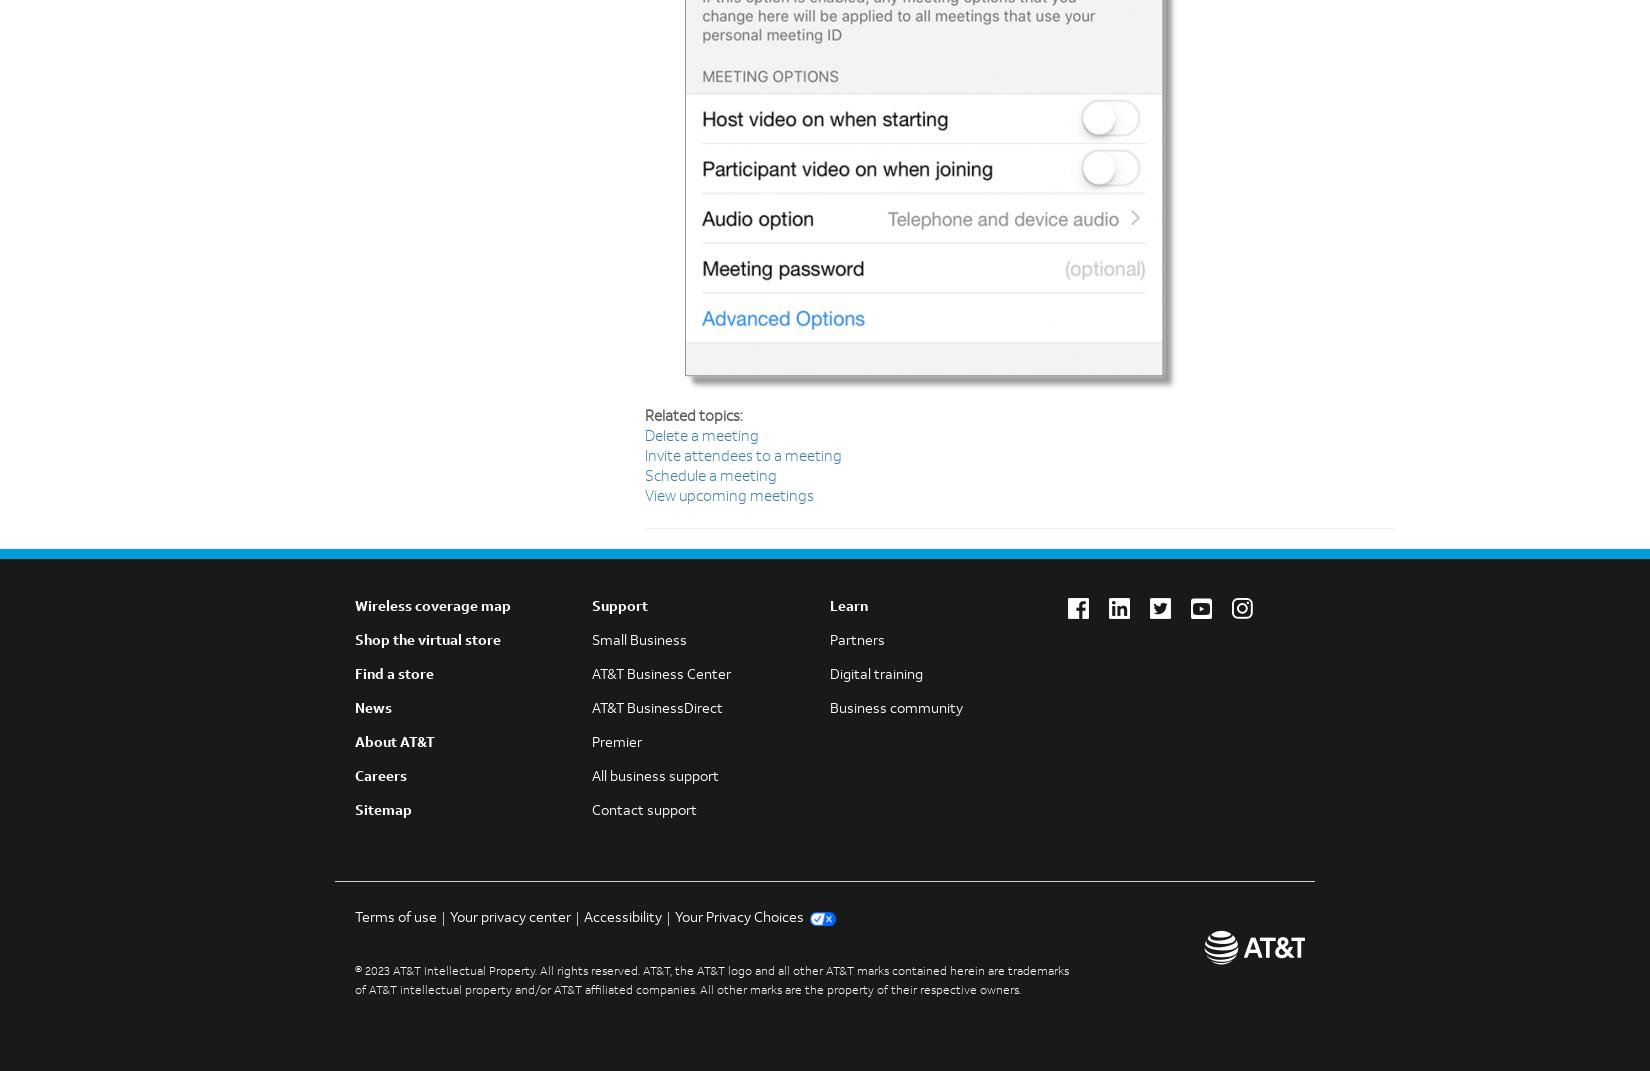  Describe the element at coordinates (701, 437) in the screenshot. I see `'Delete a meeting'` at that location.